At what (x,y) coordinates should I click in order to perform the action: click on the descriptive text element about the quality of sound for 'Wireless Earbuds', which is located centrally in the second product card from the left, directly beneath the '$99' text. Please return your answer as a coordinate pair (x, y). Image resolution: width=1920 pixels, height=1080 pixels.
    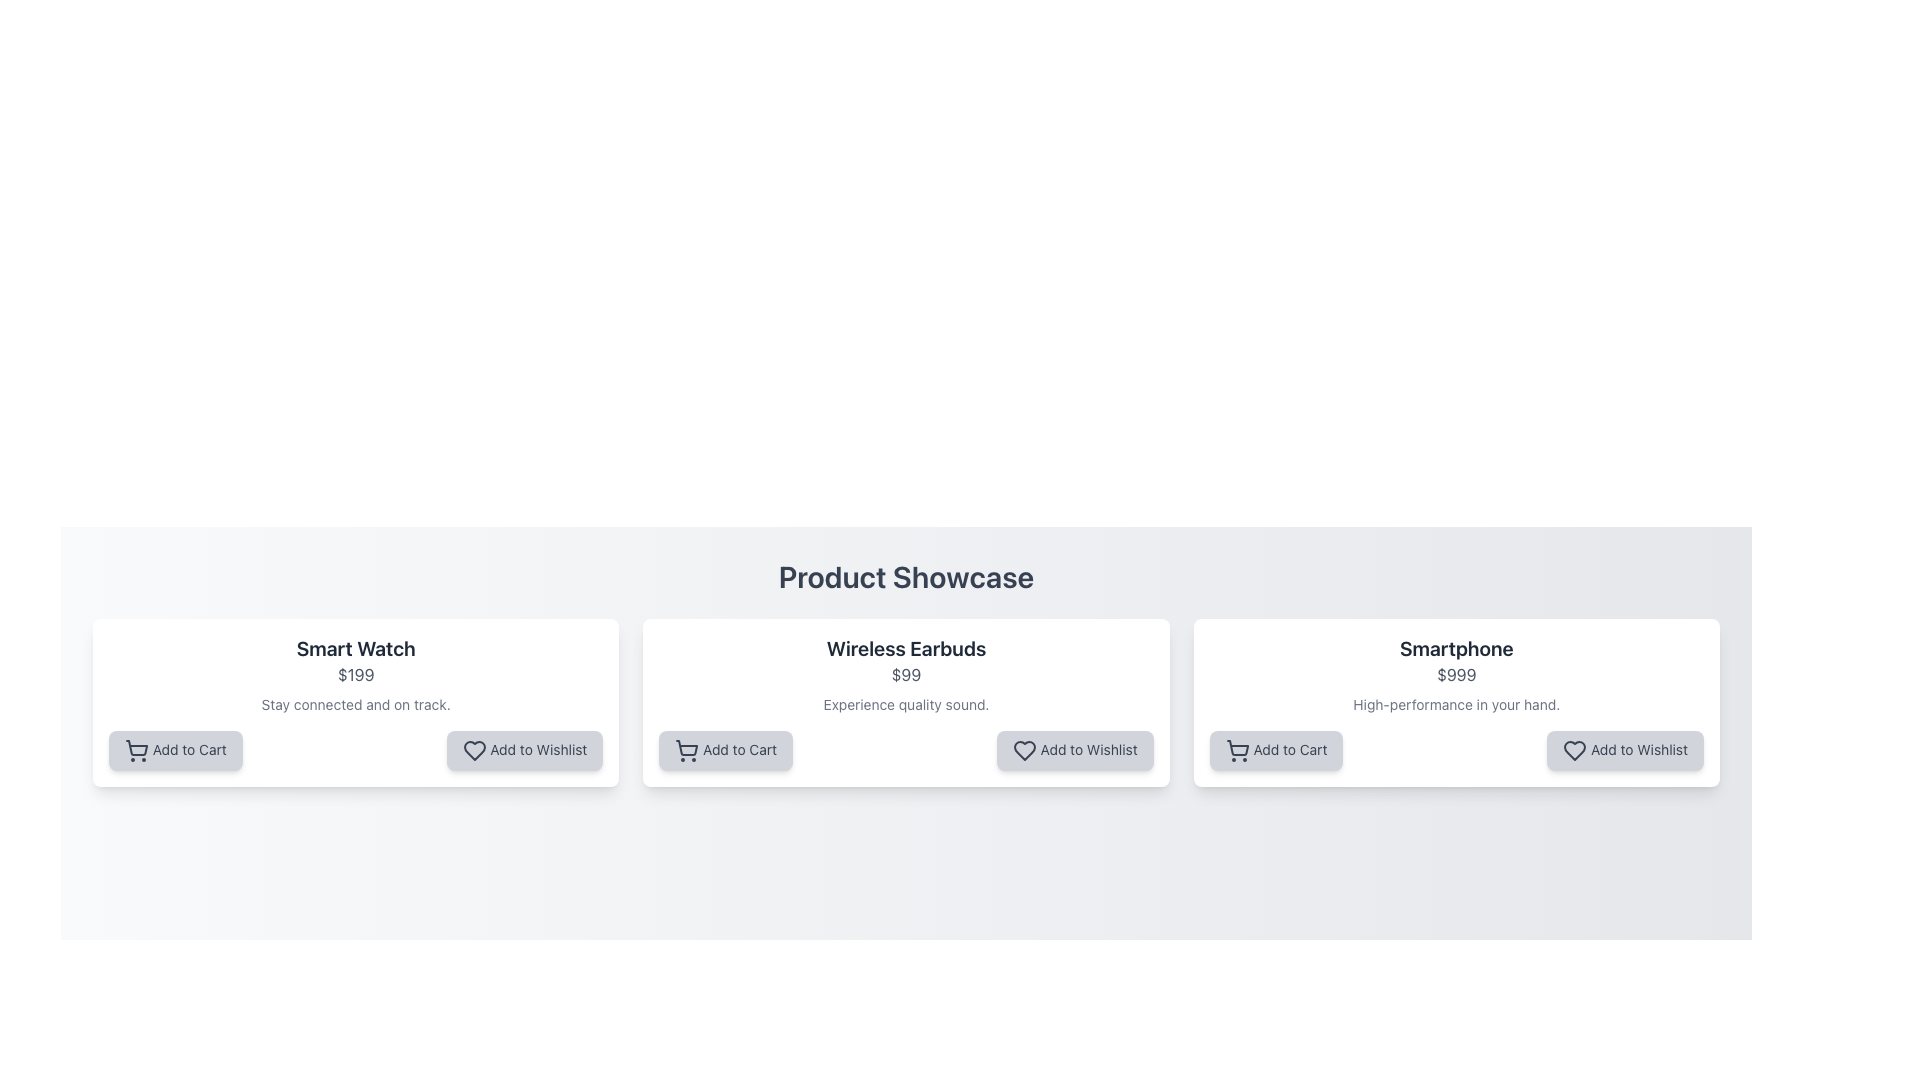
    Looking at the image, I should click on (905, 704).